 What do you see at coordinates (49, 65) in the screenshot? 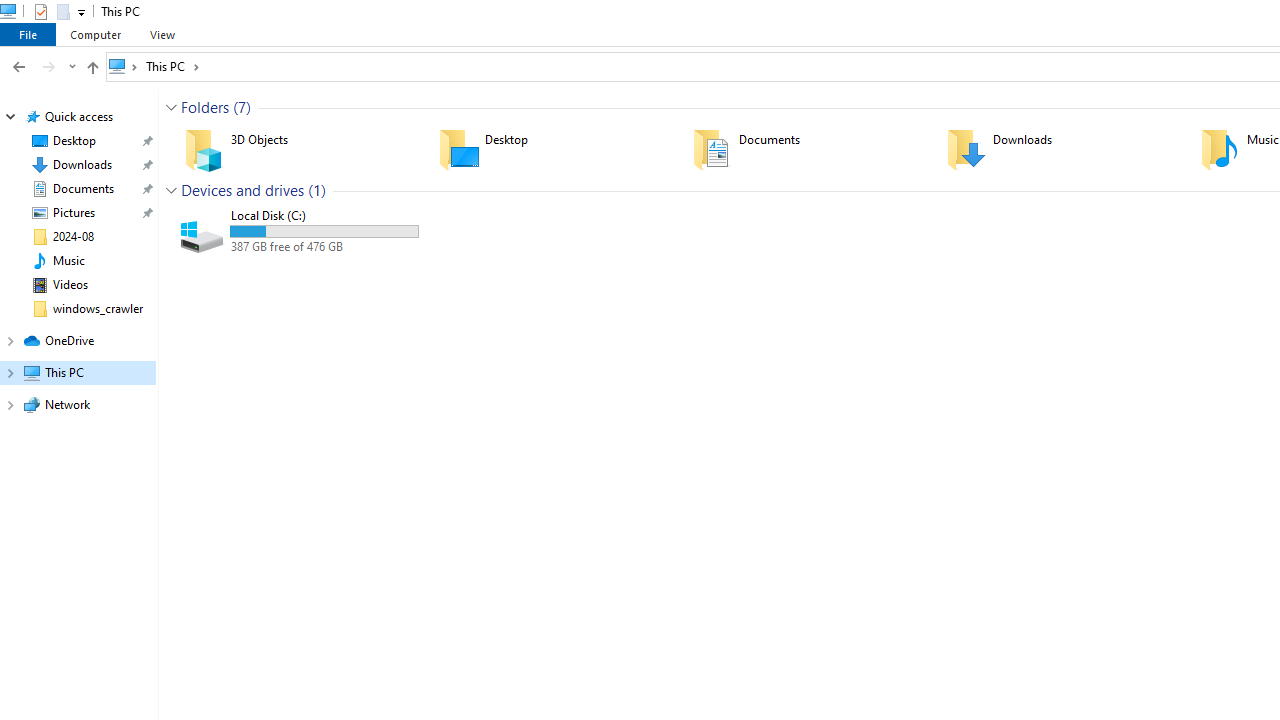
I see `'Forward (Alt + Right Arrow)'` at bounding box center [49, 65].